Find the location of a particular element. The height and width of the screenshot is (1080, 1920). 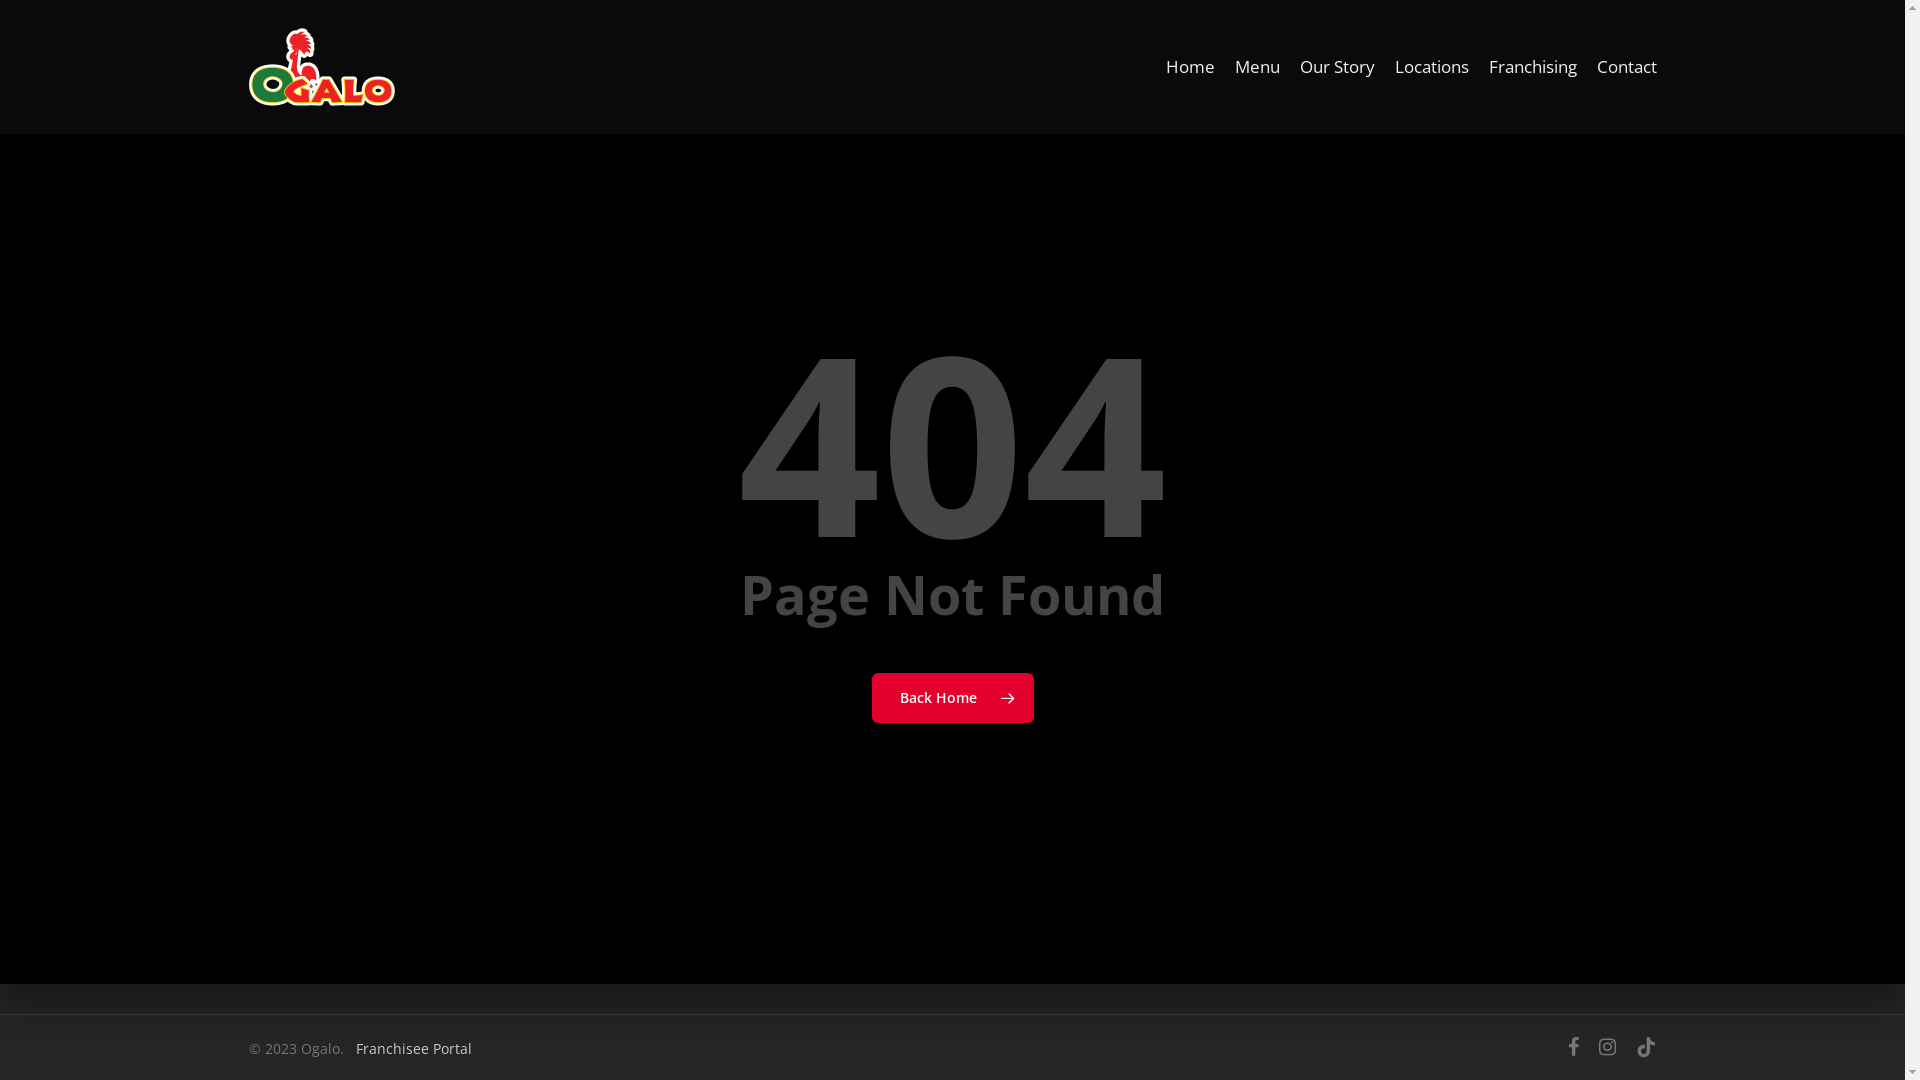

'Back Home' is located at coordinates (872, 697).